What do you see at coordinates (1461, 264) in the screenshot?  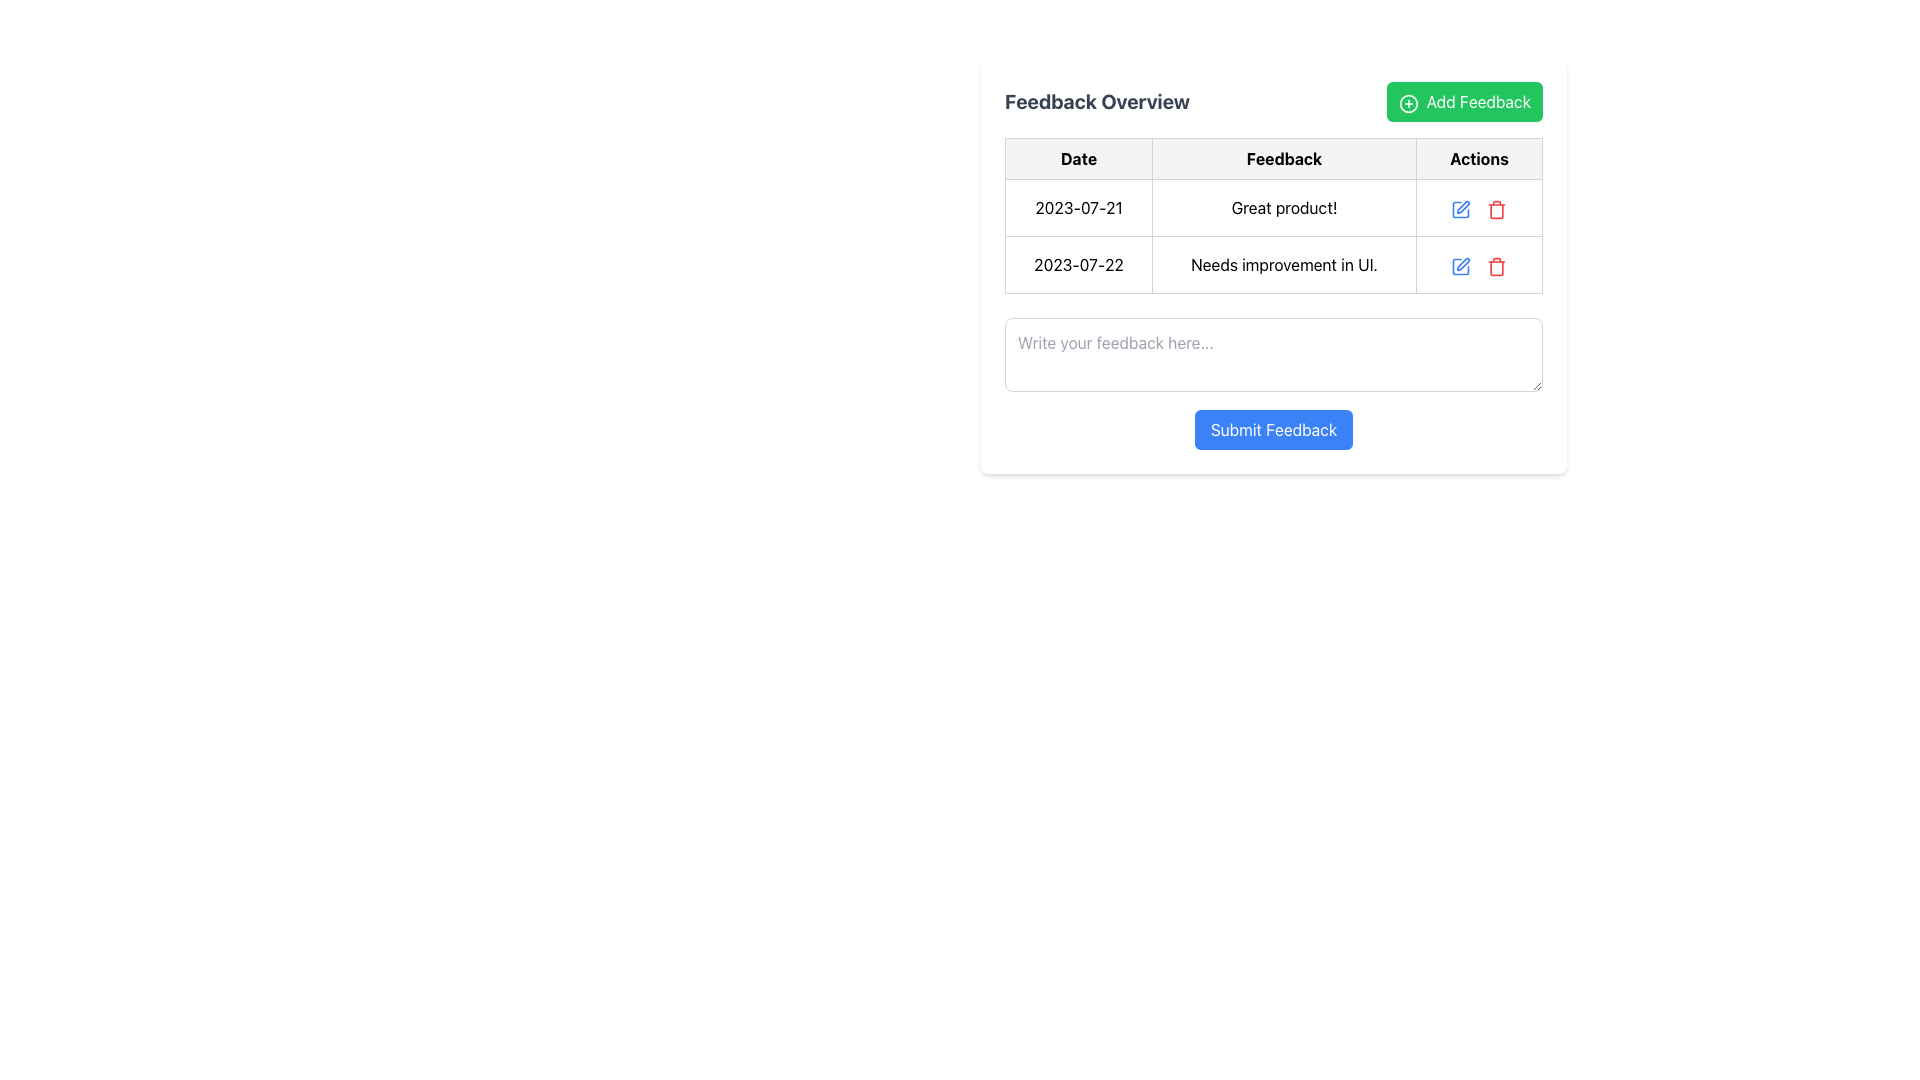 I see `the edit button icon located in the 'Actions' column of the second row of the feedback overview table to initiate an edit function for the corresponding feedback entry` at bounding box center [1461, 264].